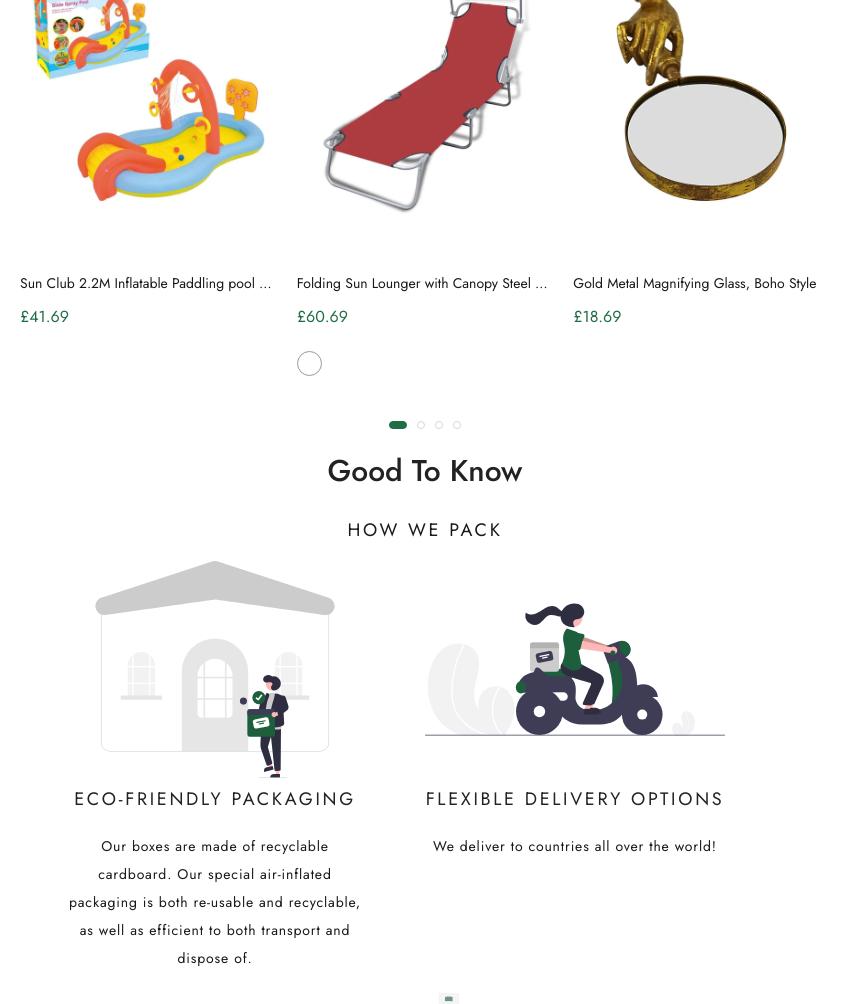 The image size is (850, 1004). Describe the element at coordinates (44, 316) in the screenshot. I see `'£41.69'` at that location.